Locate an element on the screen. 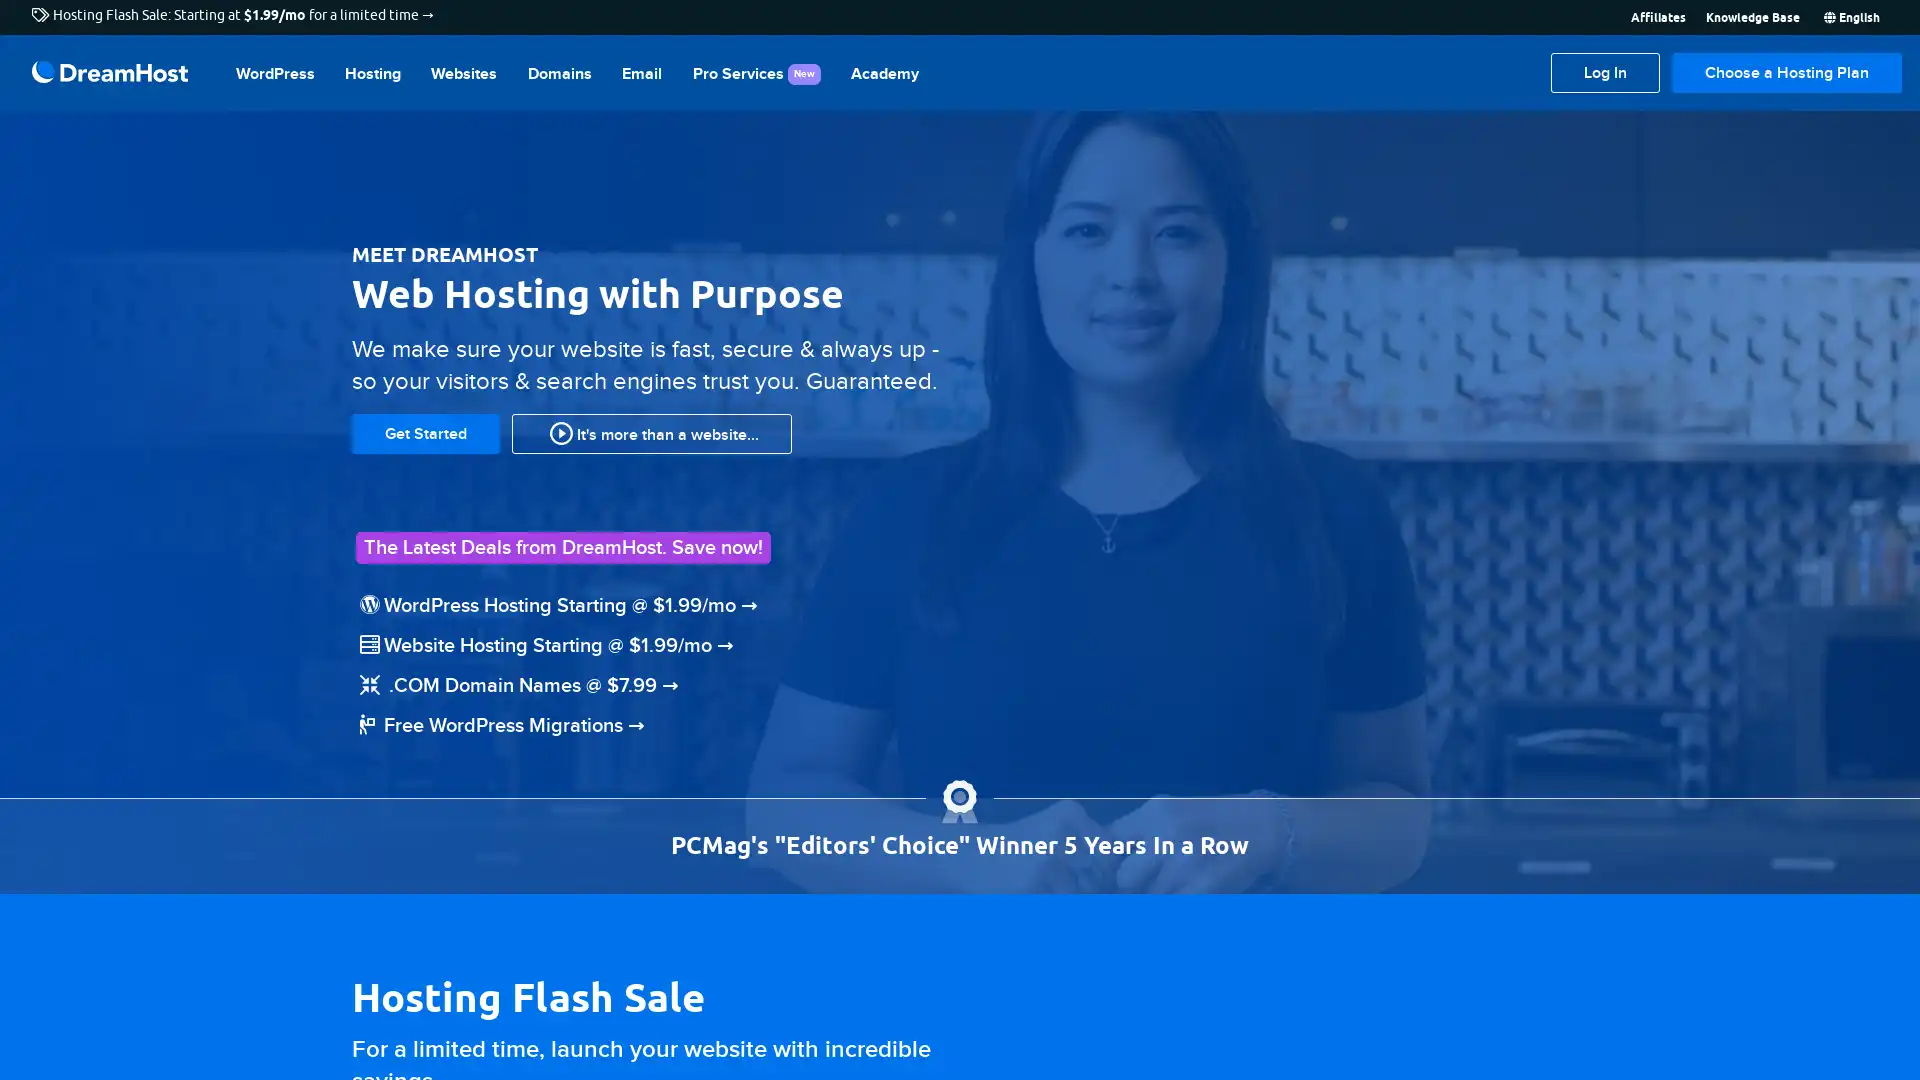 The height and width of the screenshot is (1080, 1920). Choose a Hosting Plan is located at coordinates (1786, 72).